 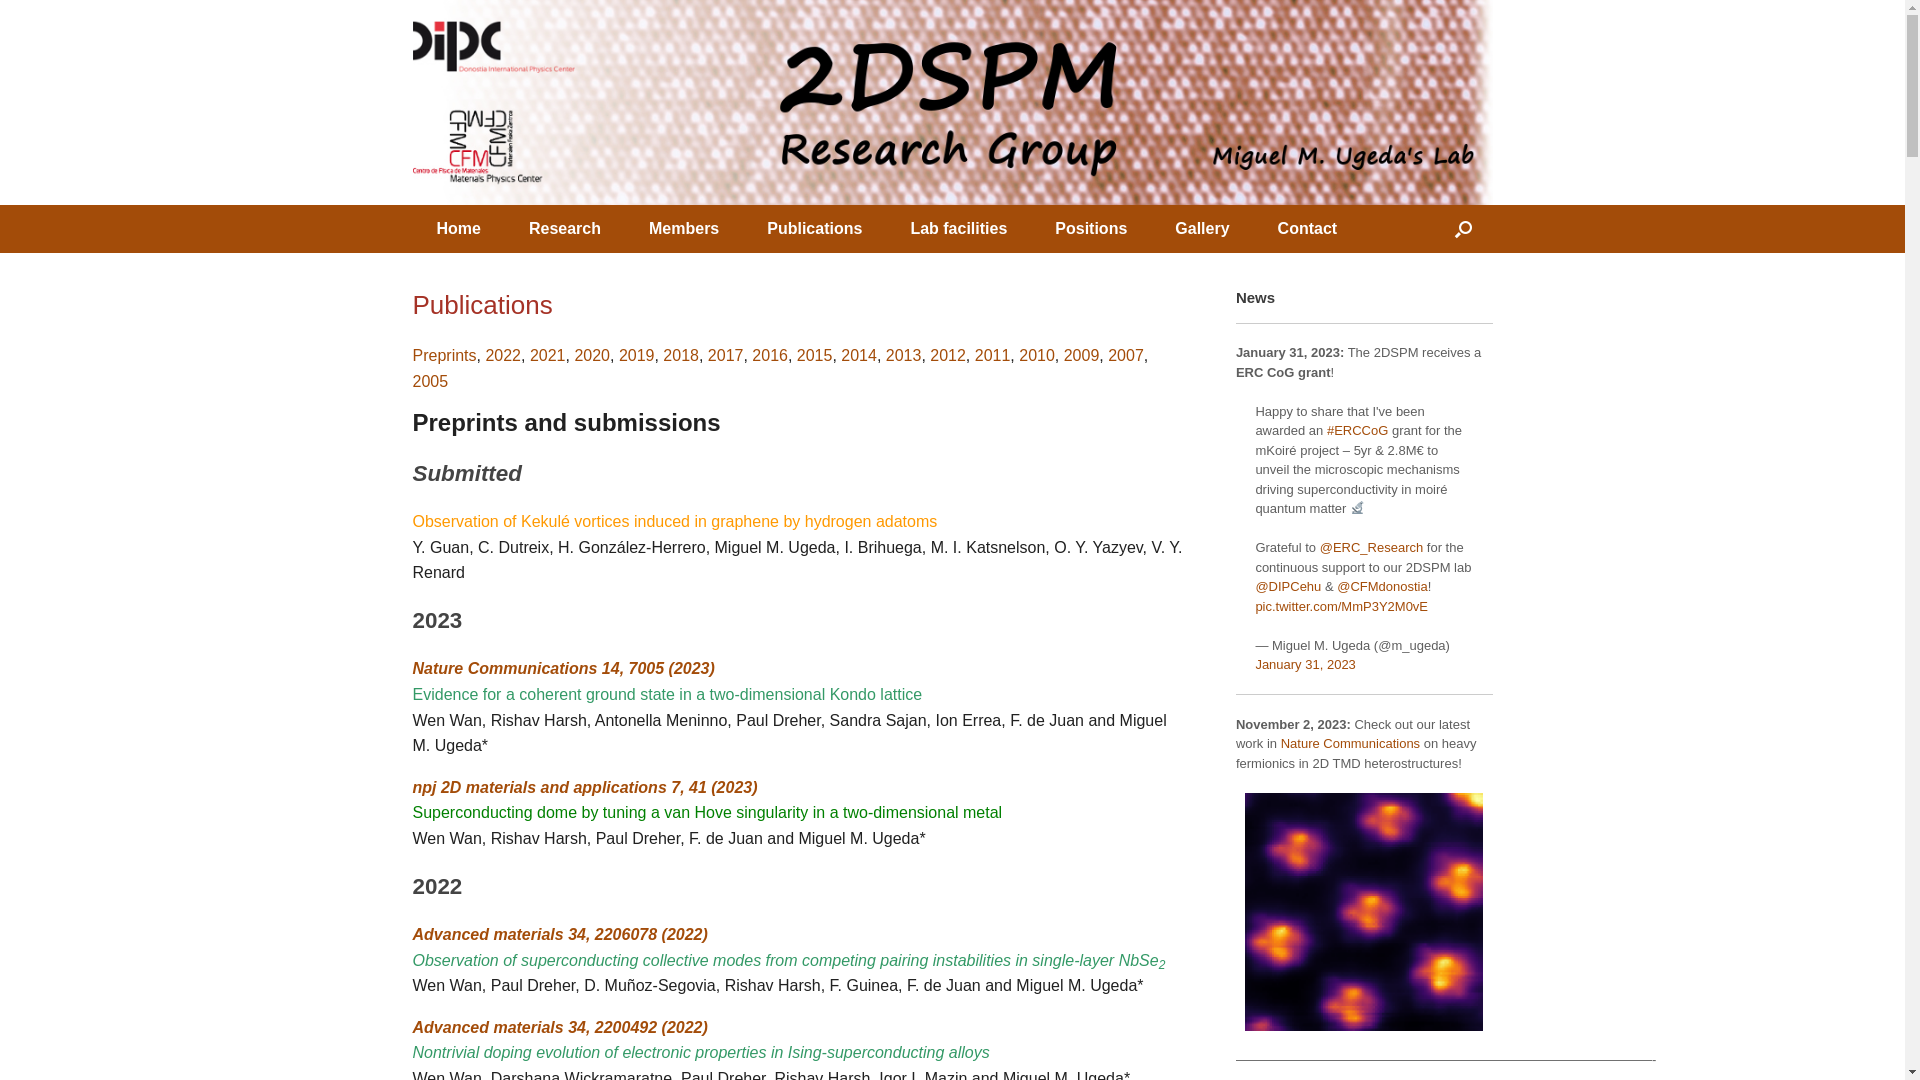 I want to click on 'January 31, 2023', so click(x=1253, y=664).